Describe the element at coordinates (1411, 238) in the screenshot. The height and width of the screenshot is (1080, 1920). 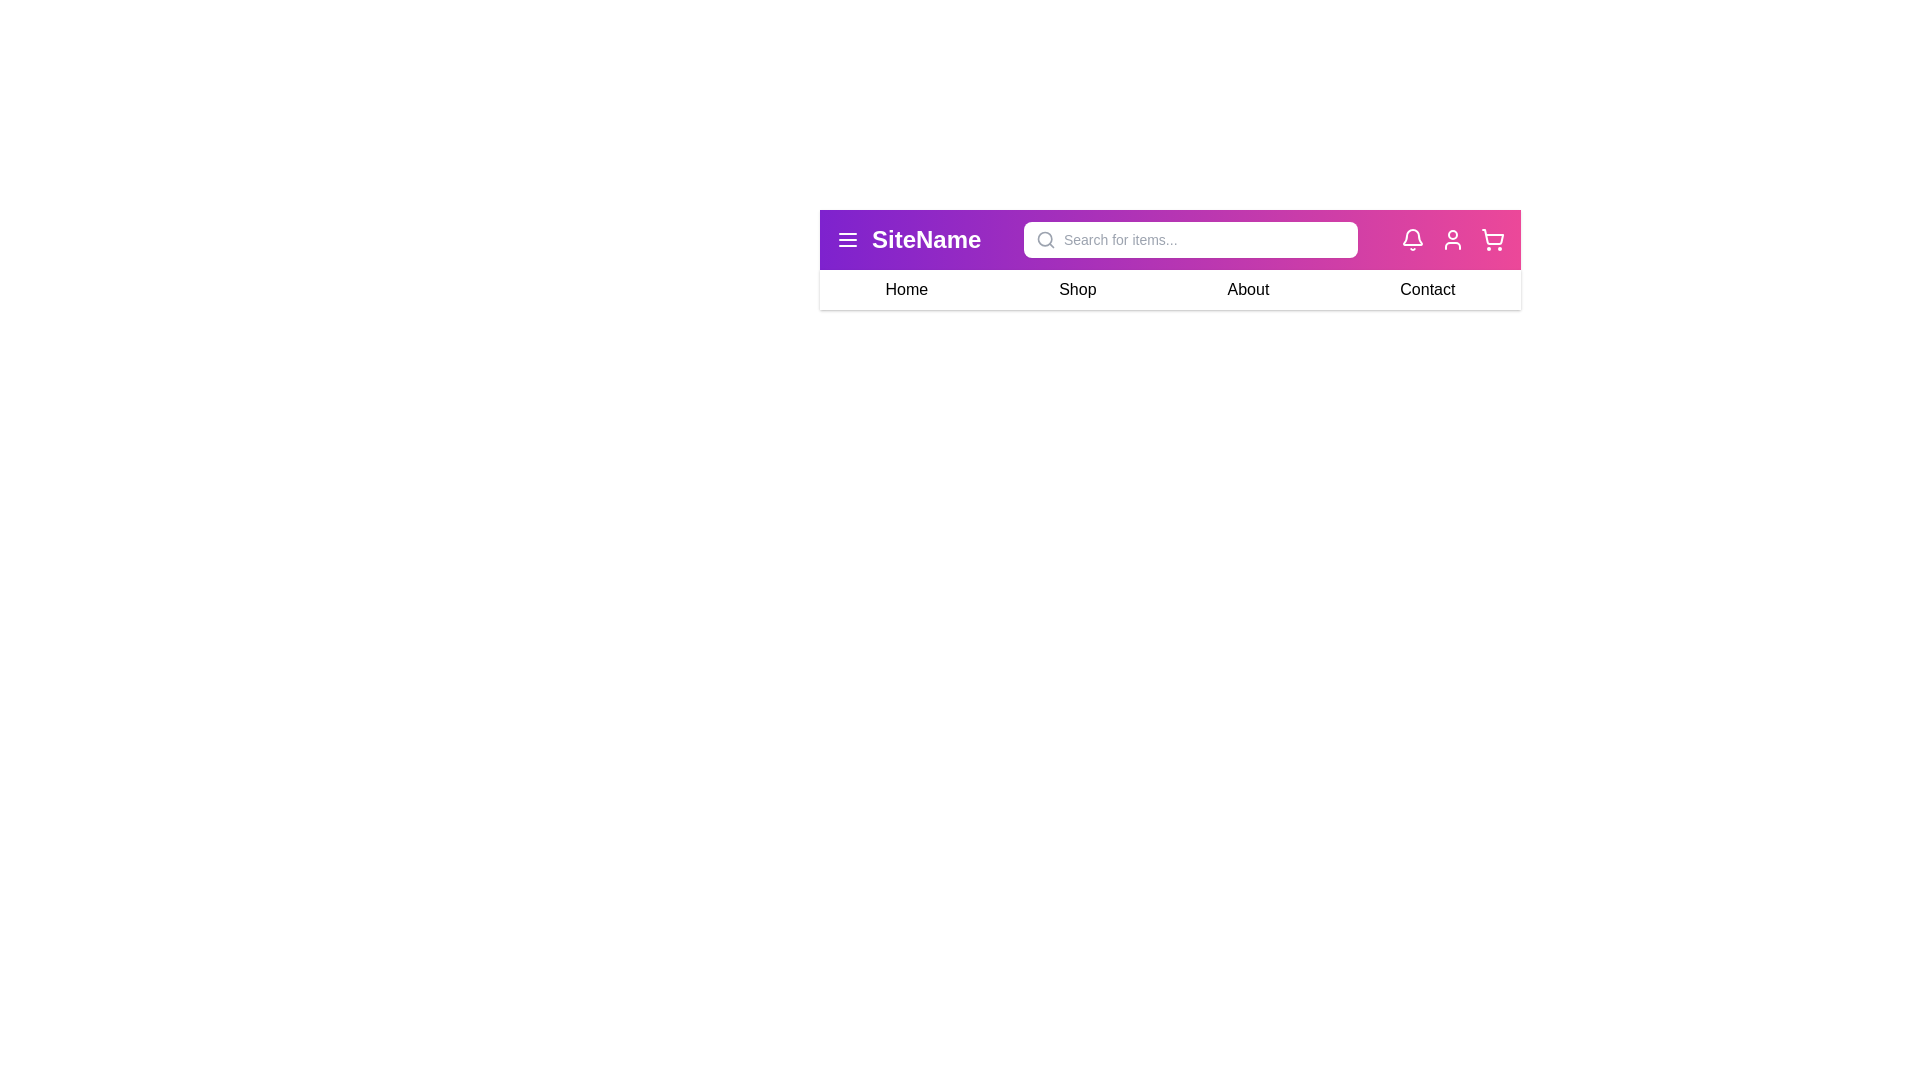
I see `the notification icon` at that location.